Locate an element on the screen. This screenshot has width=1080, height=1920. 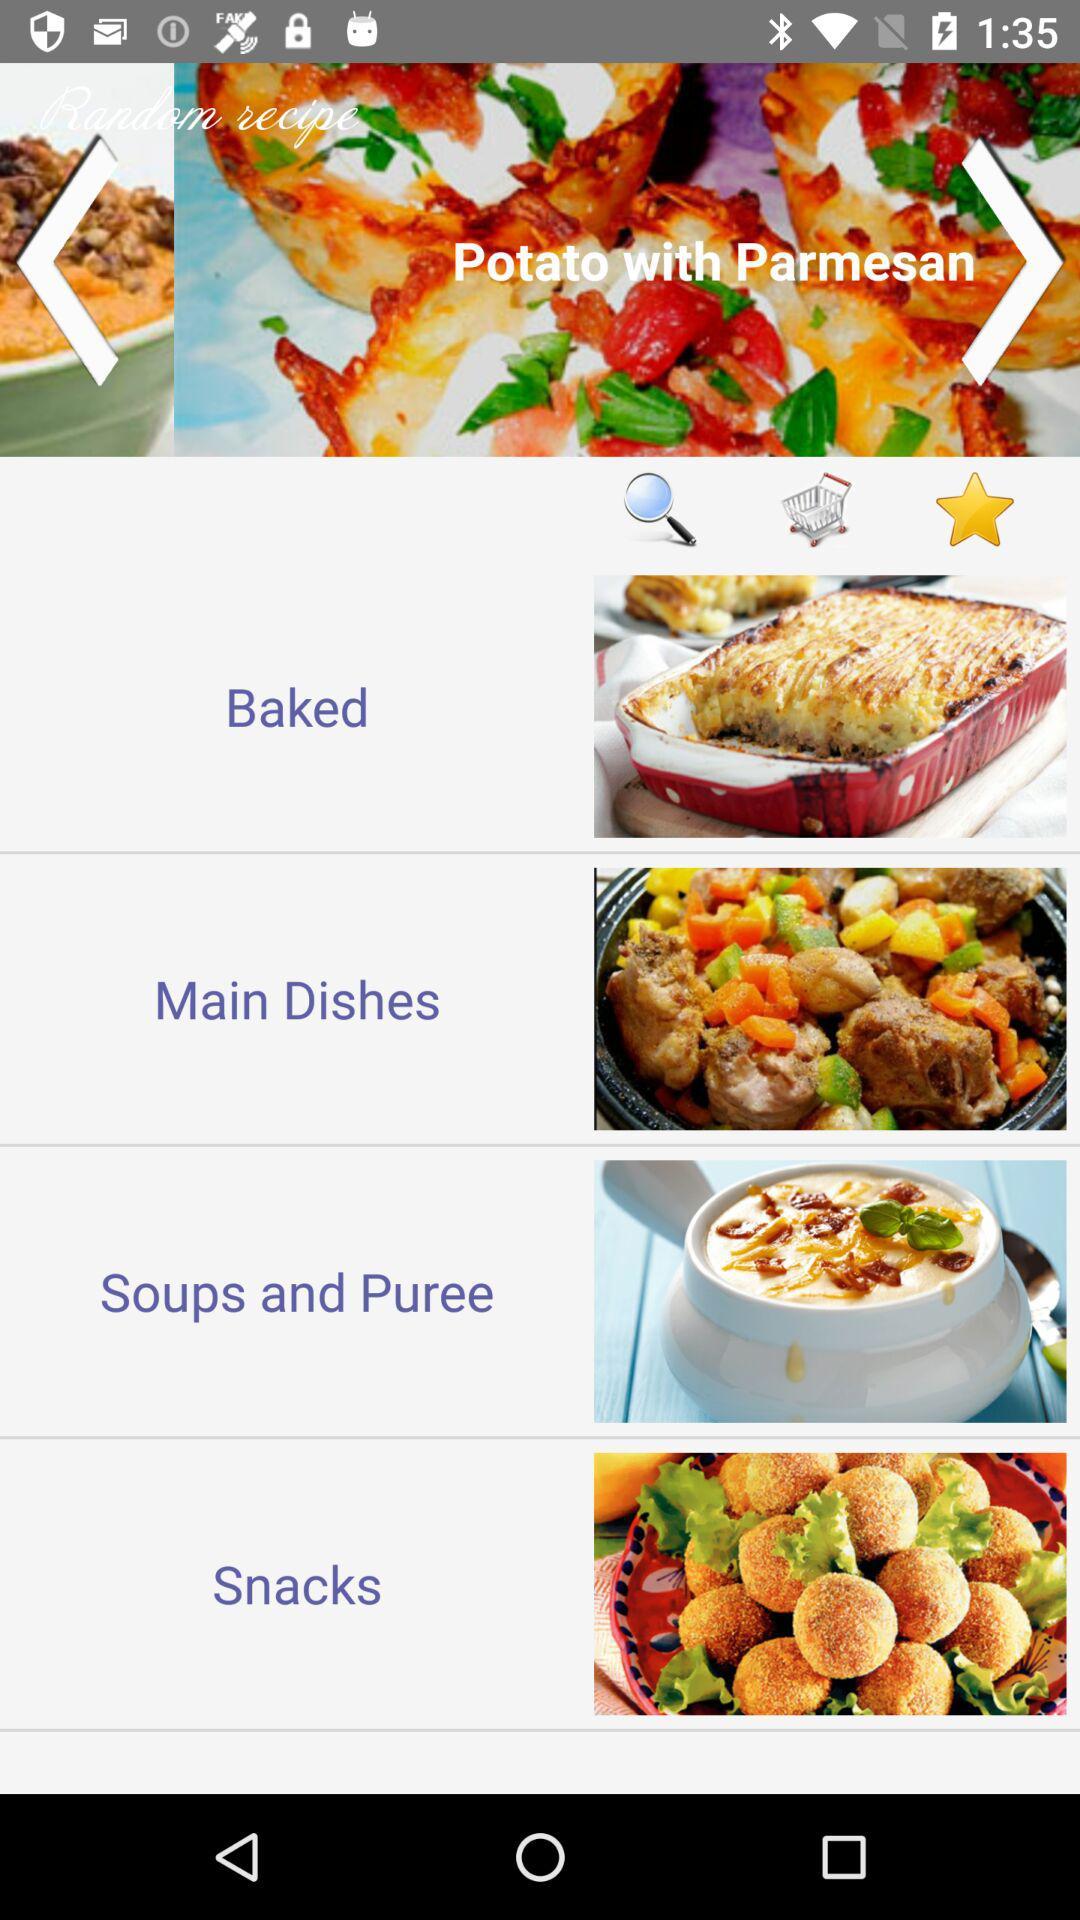
the soups and puree icon is located at coordinates (297, 1291).